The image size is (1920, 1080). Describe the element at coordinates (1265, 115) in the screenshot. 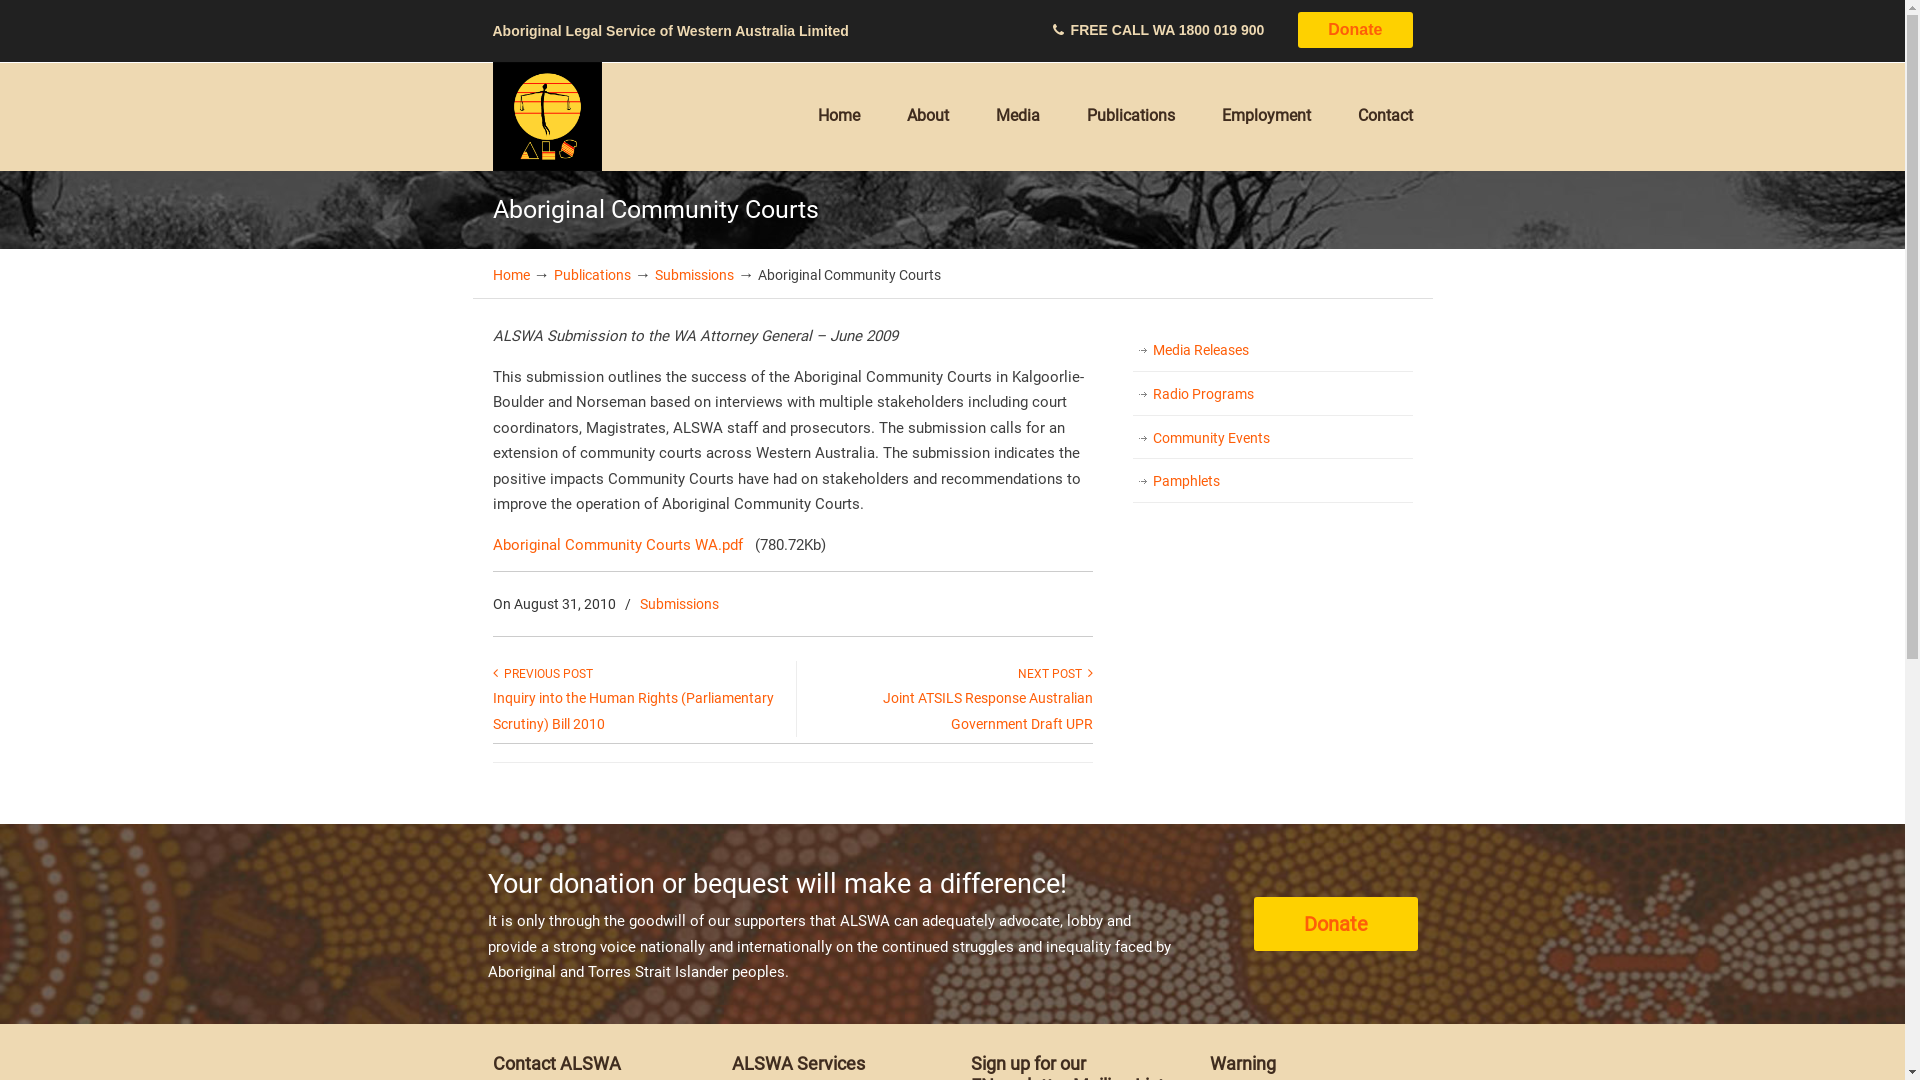

I see `'Employment'` at that location.